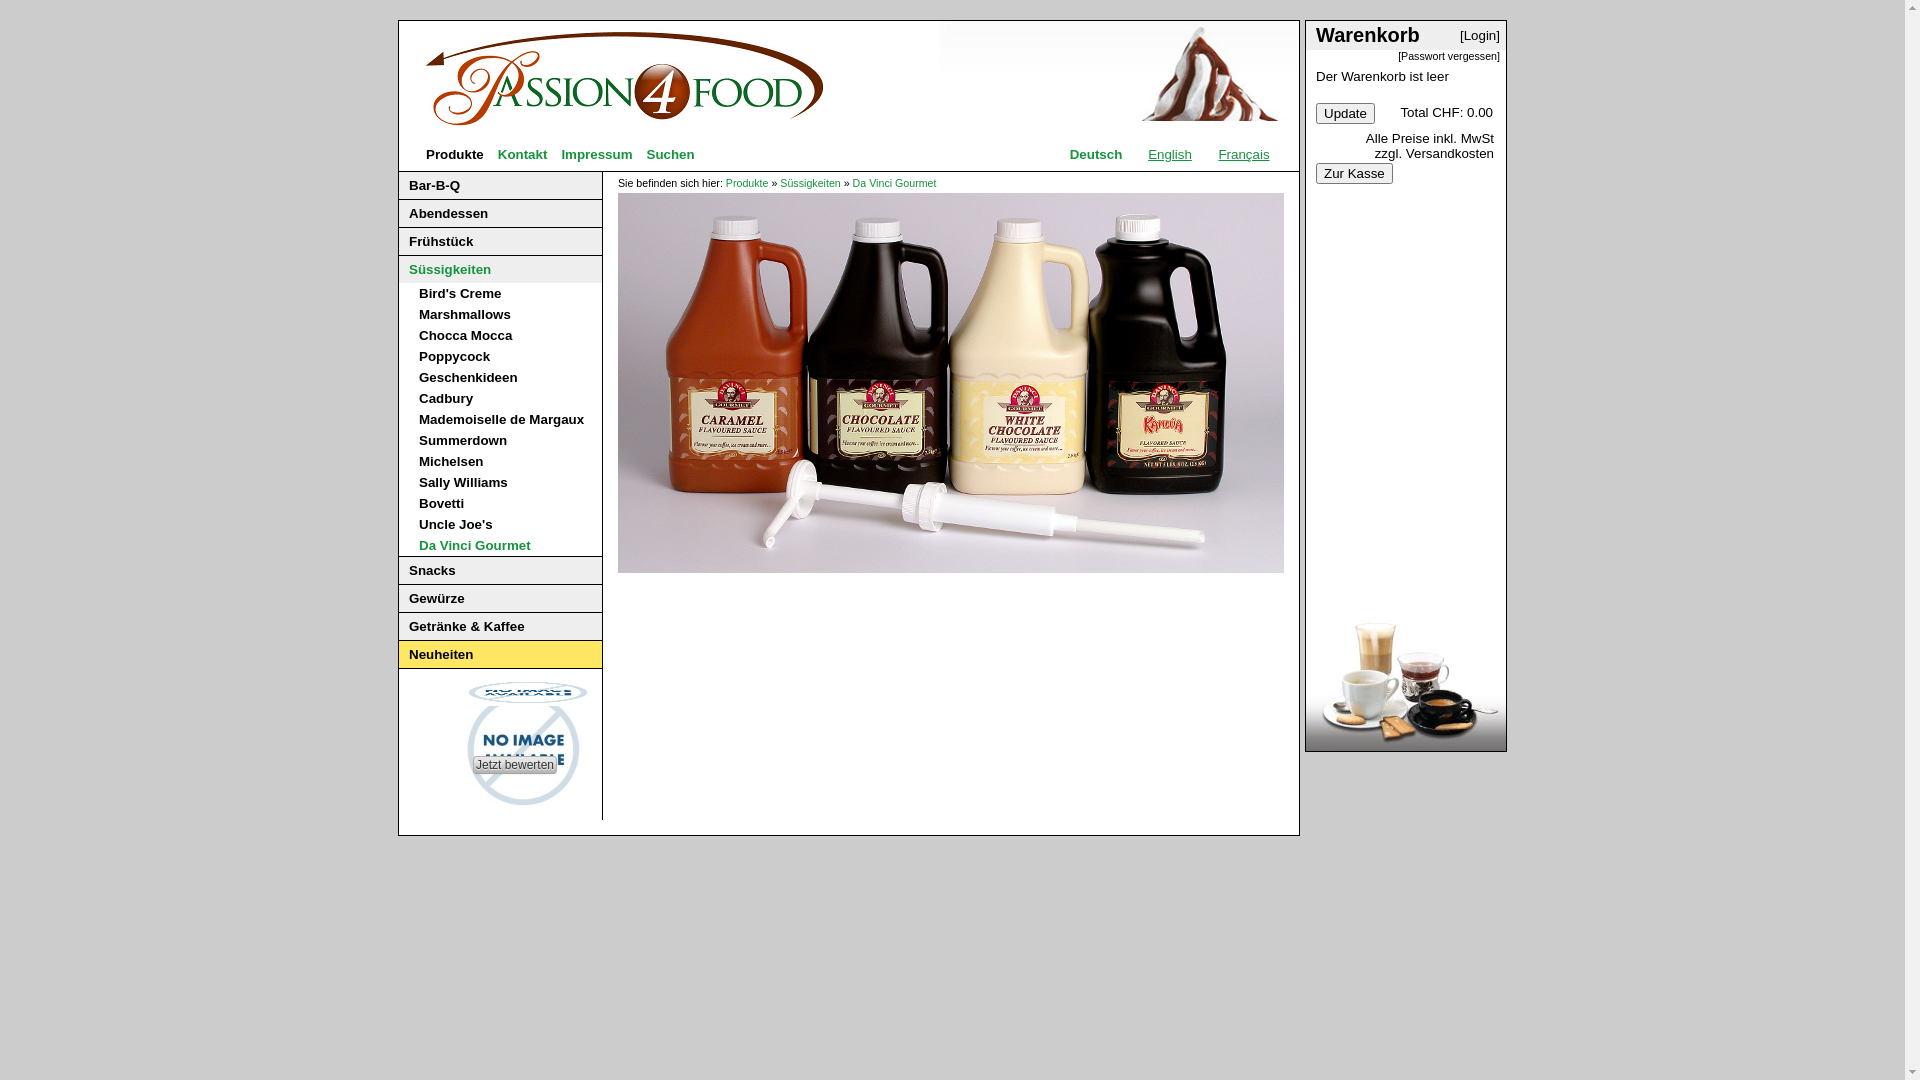 The width and height of the screenshot is (1920, 1080). Describe the element at coordinates (464, 314) in the screenshot. I see `'Marshmallows'` at that location.